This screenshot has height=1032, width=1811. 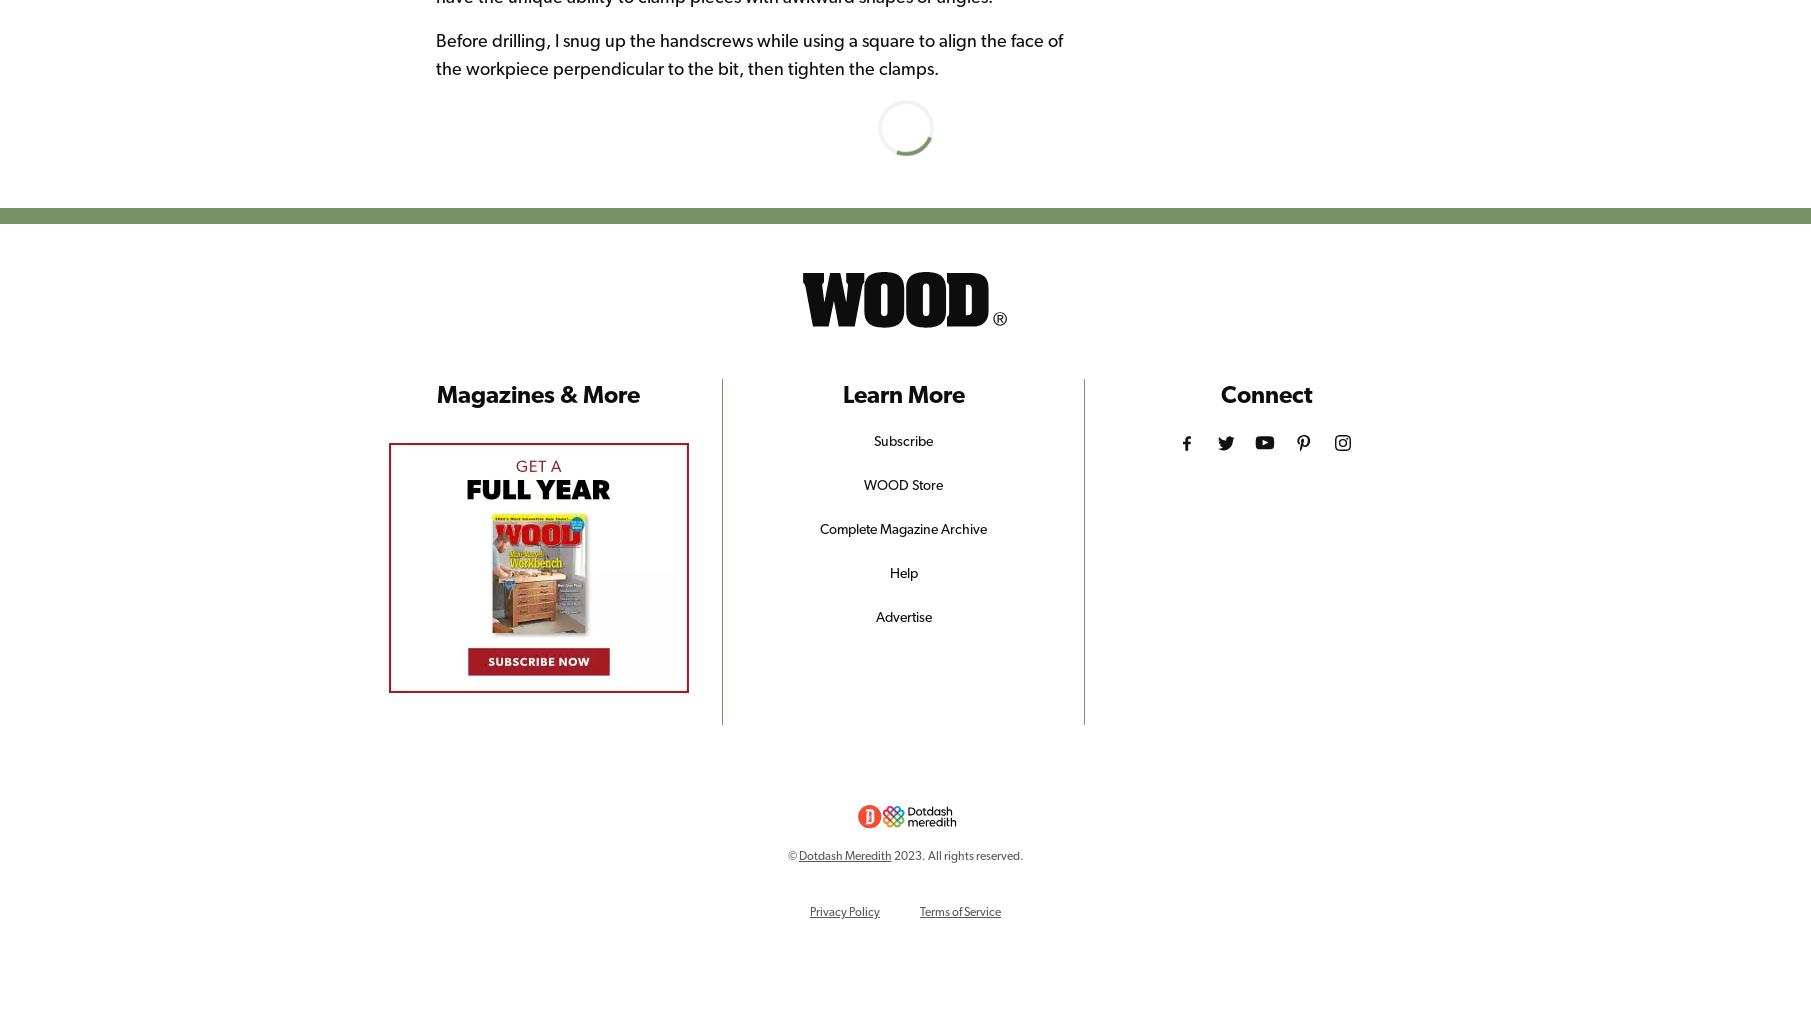 I want to click on 'WOOD Store', so click(x=903, y=484).